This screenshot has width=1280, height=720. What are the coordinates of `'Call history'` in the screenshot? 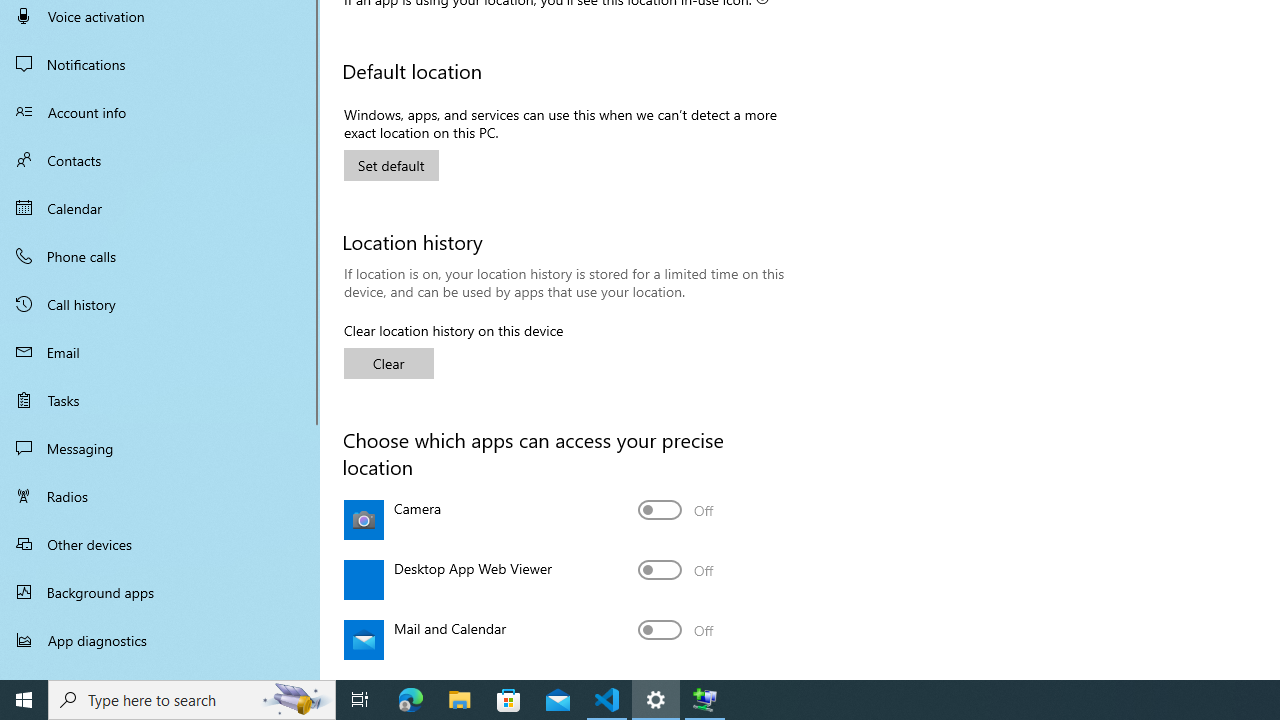 It's located at (160, 304).